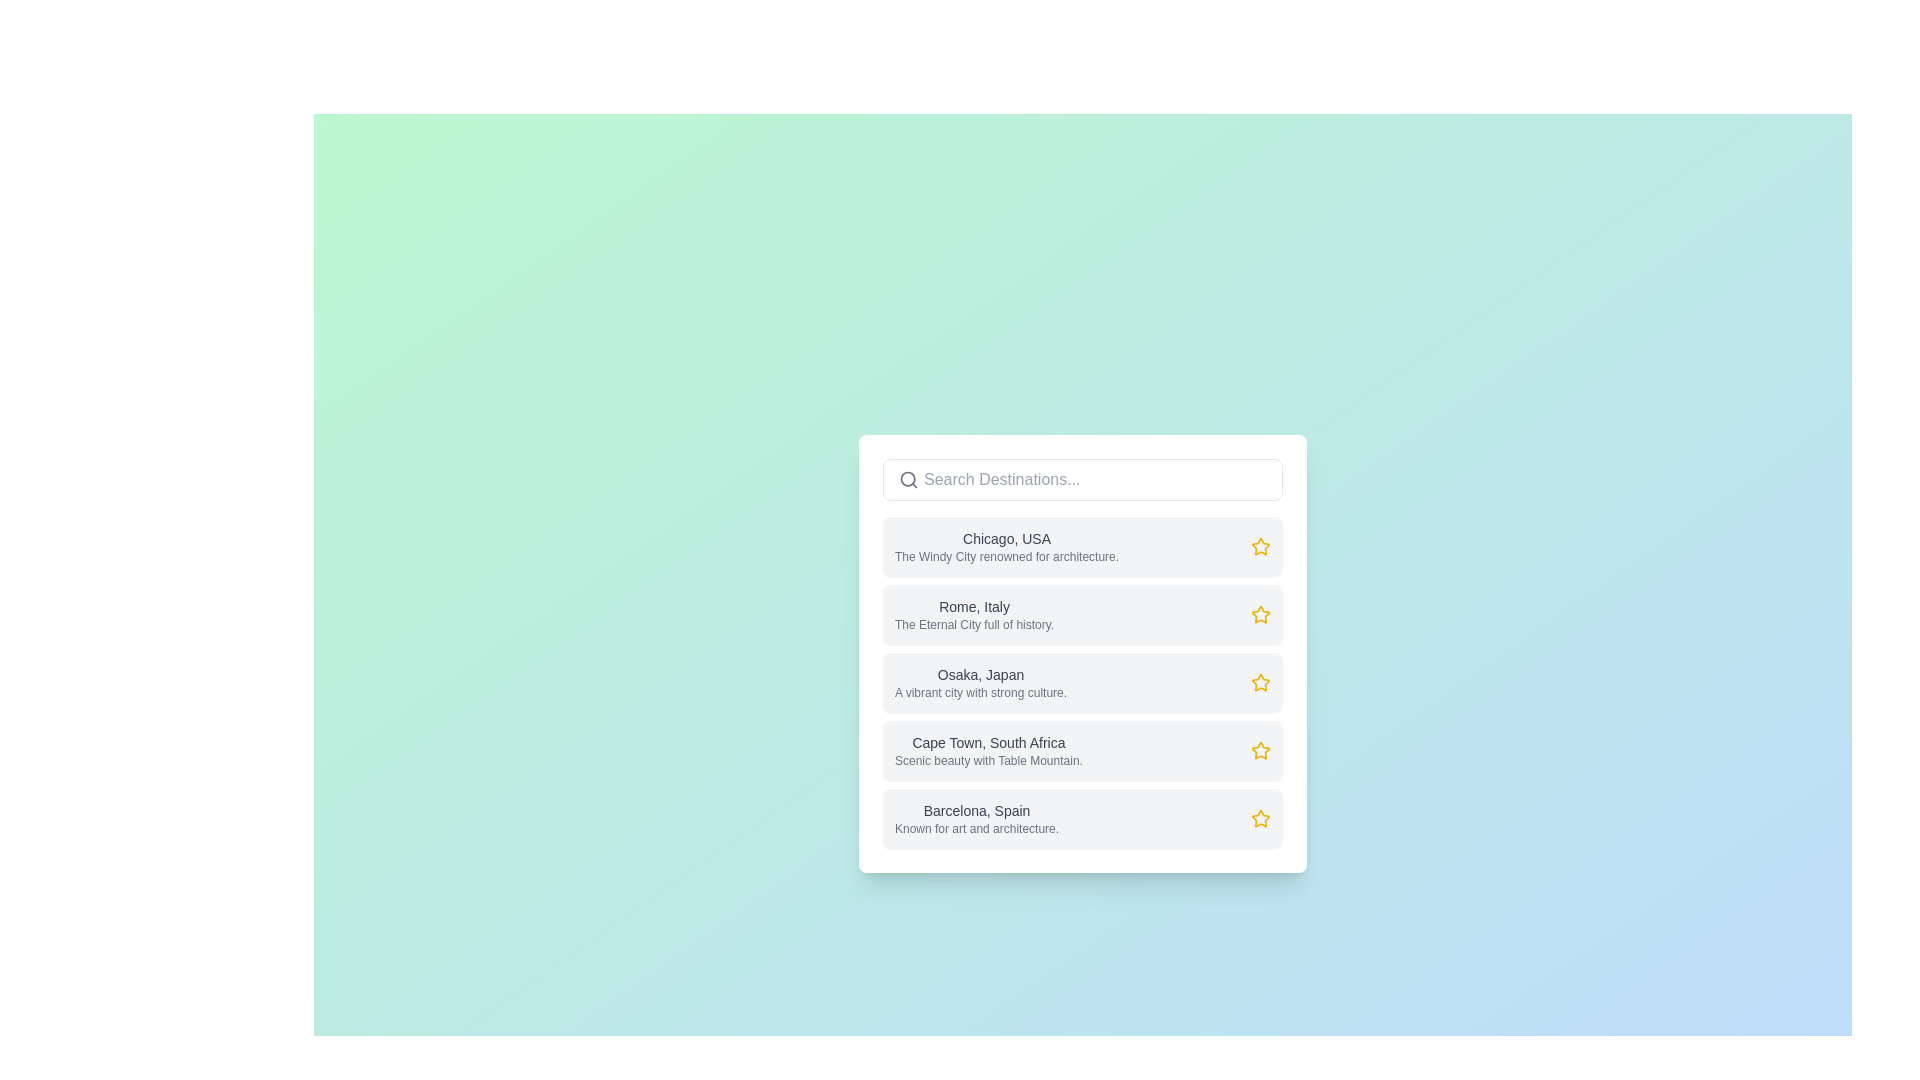 The image size is (1920, 1080). I want to click on the text label that provides additional context about 'Rome, Italy', so click(974, 623).